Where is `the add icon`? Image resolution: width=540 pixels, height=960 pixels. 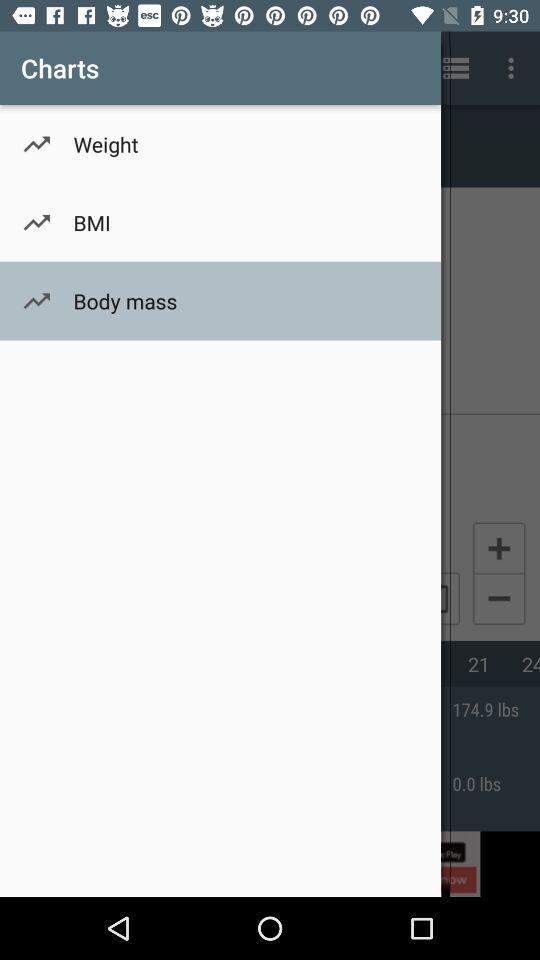
the add icon is located at coordinates (498, 547).